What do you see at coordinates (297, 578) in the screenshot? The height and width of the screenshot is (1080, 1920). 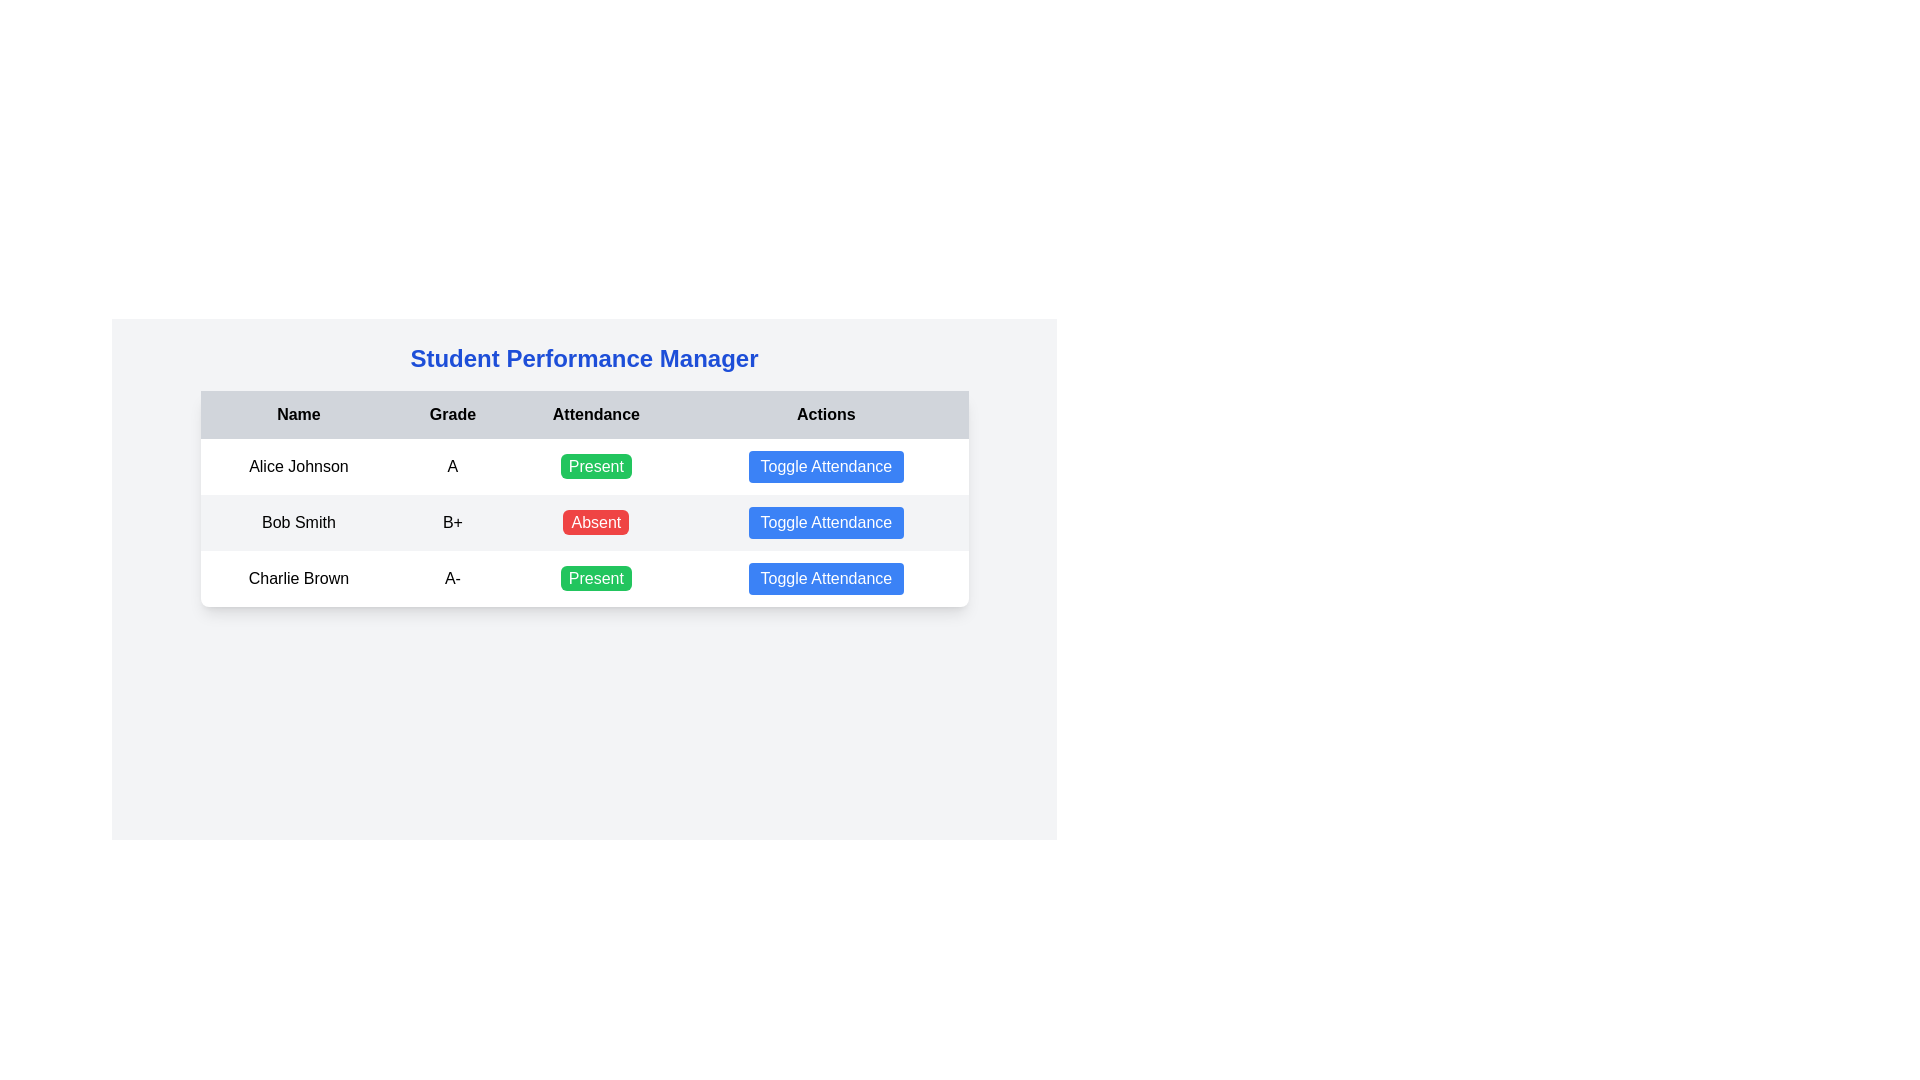 I see `the text label displaying the name 'Charlie Brown' in the first column and third row of the table` at bounding box center [297, 578].